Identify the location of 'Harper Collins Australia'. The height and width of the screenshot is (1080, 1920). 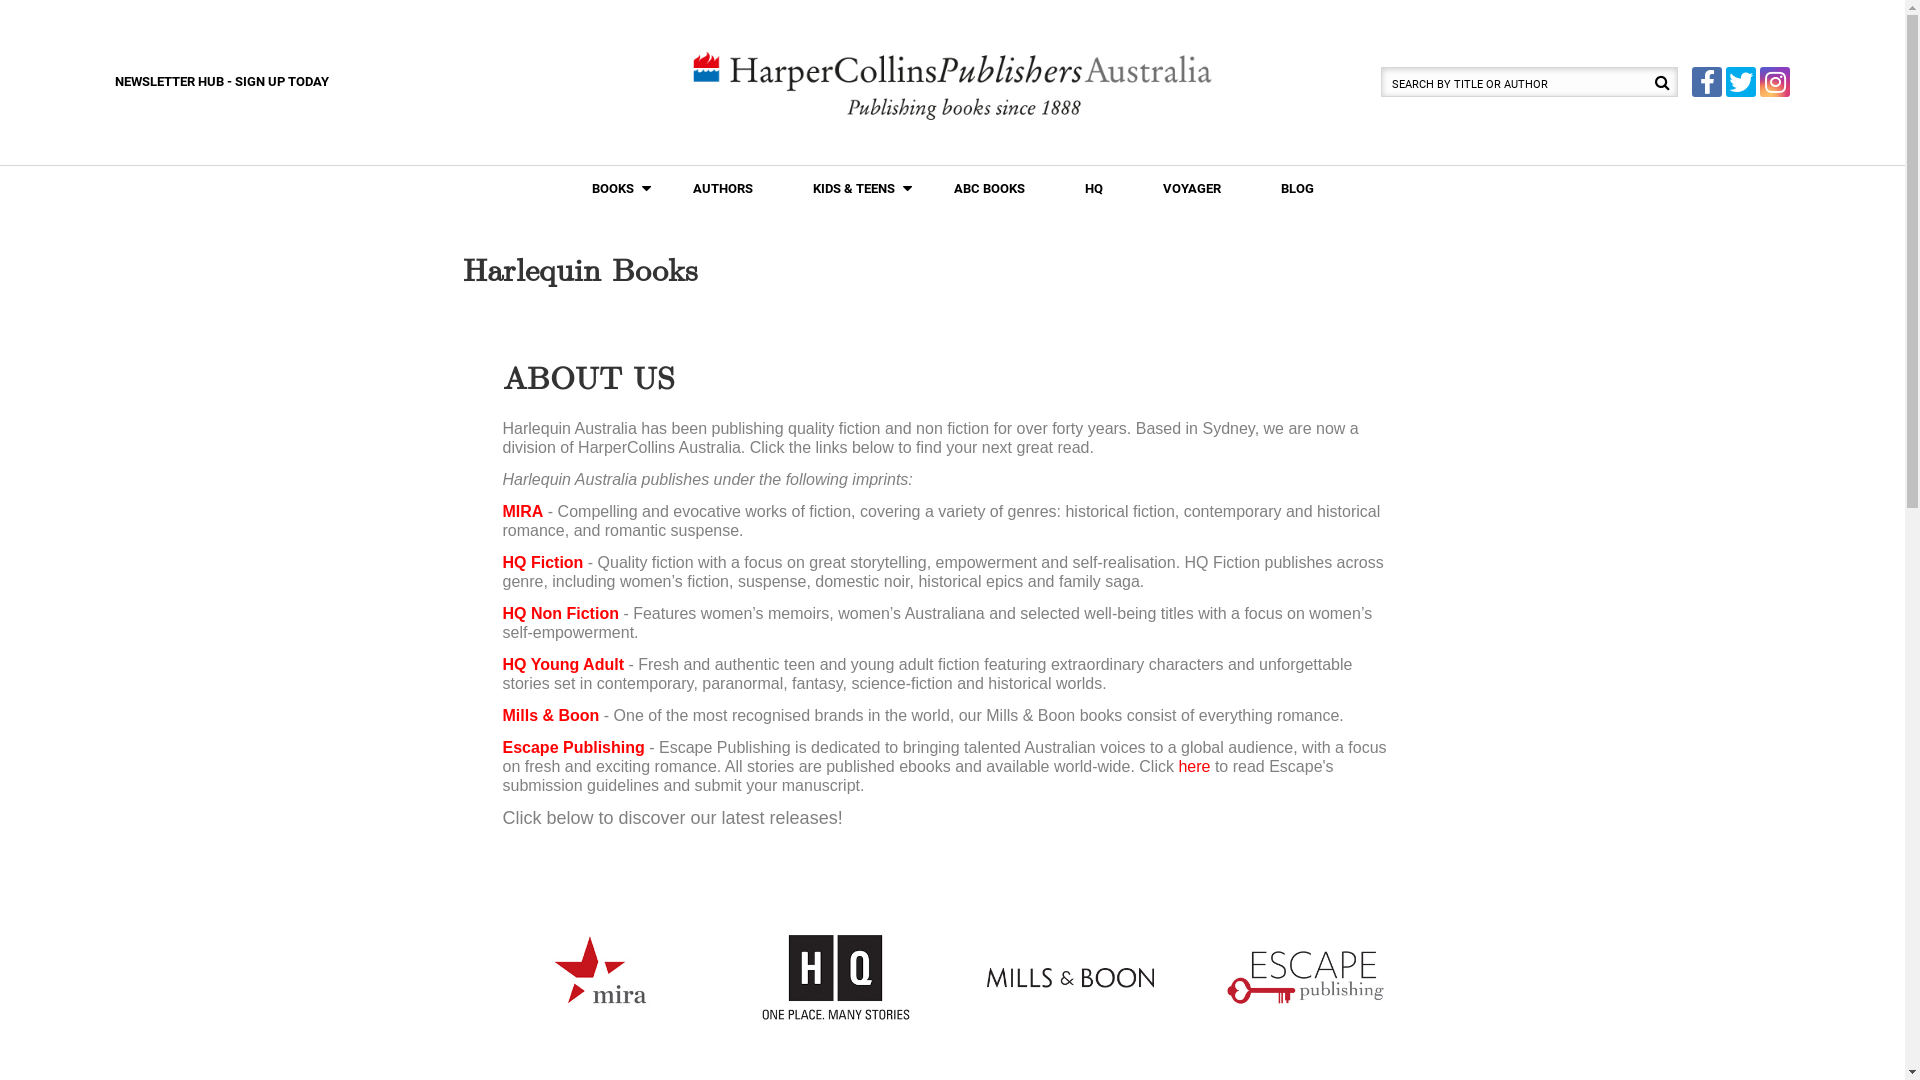
(951, 83).